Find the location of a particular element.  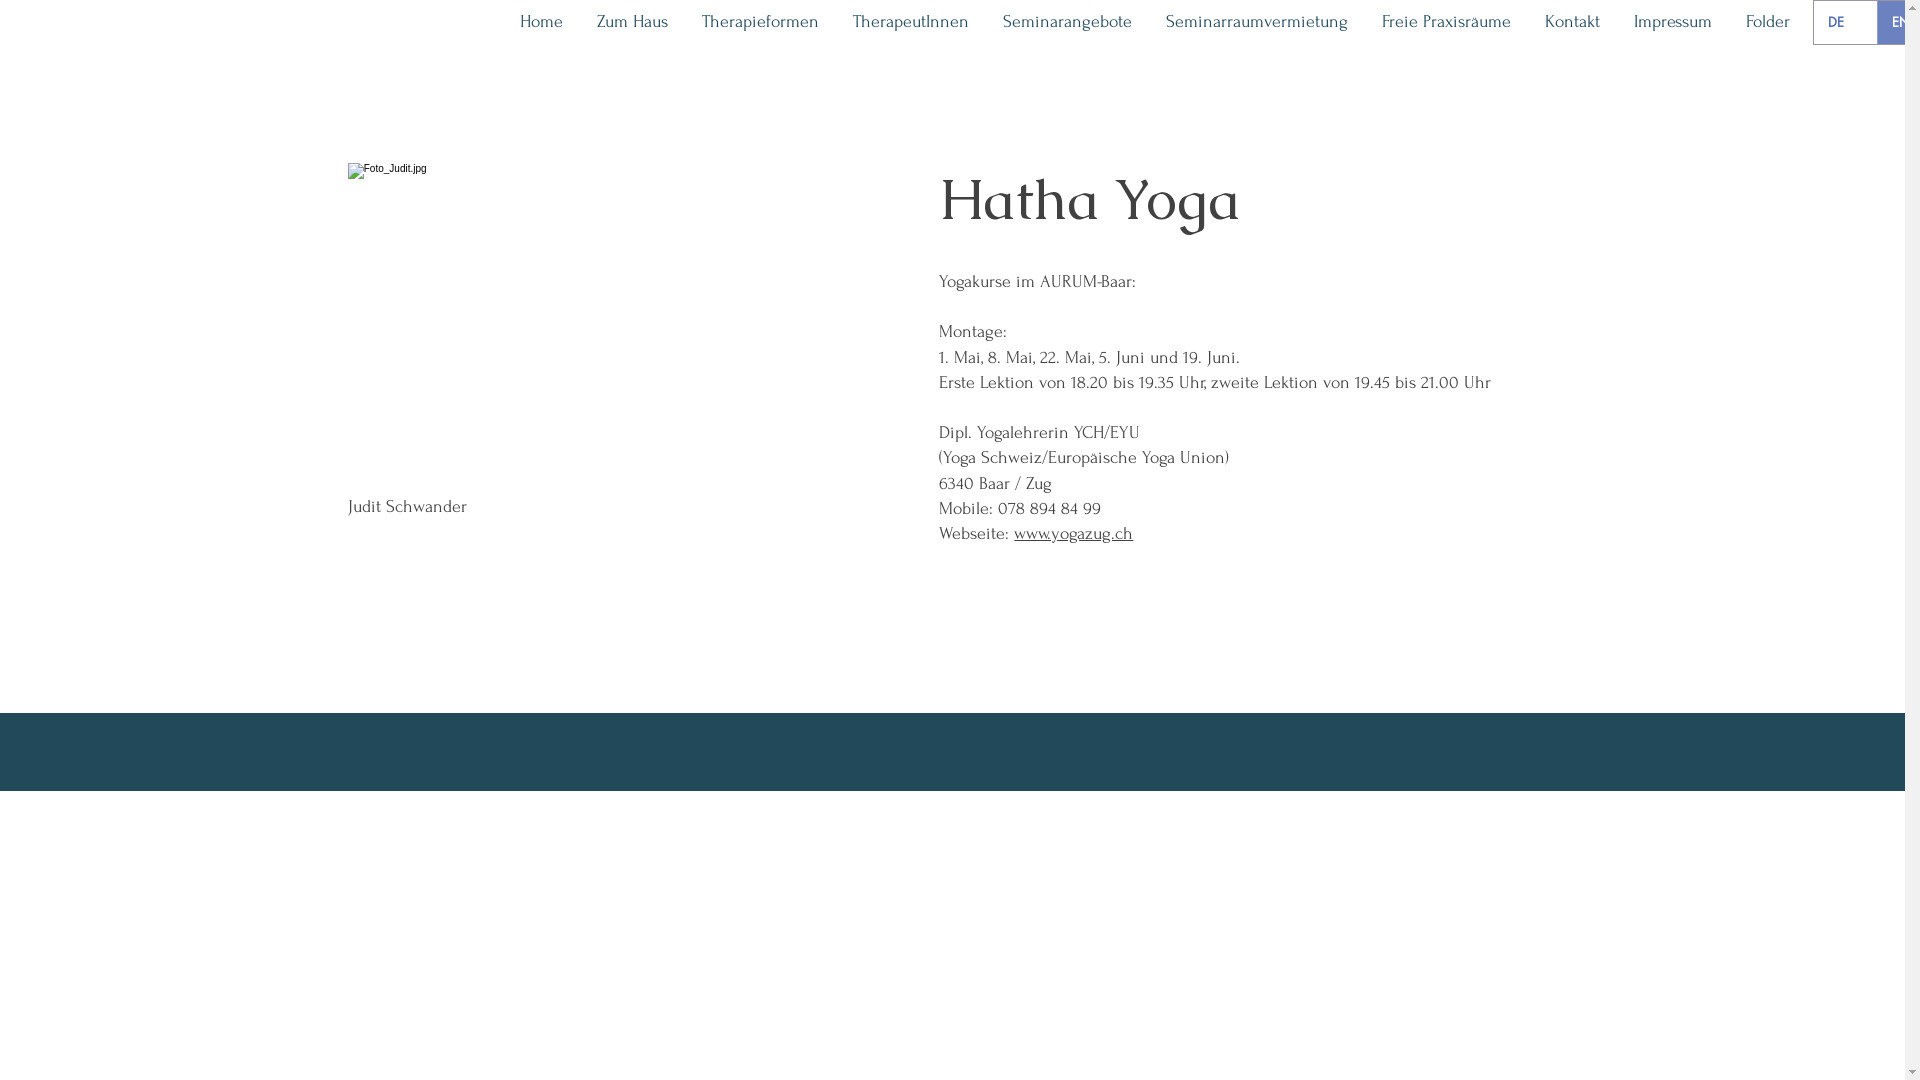

'www.yogazug.ch' is located at coordinates (1072, 532).